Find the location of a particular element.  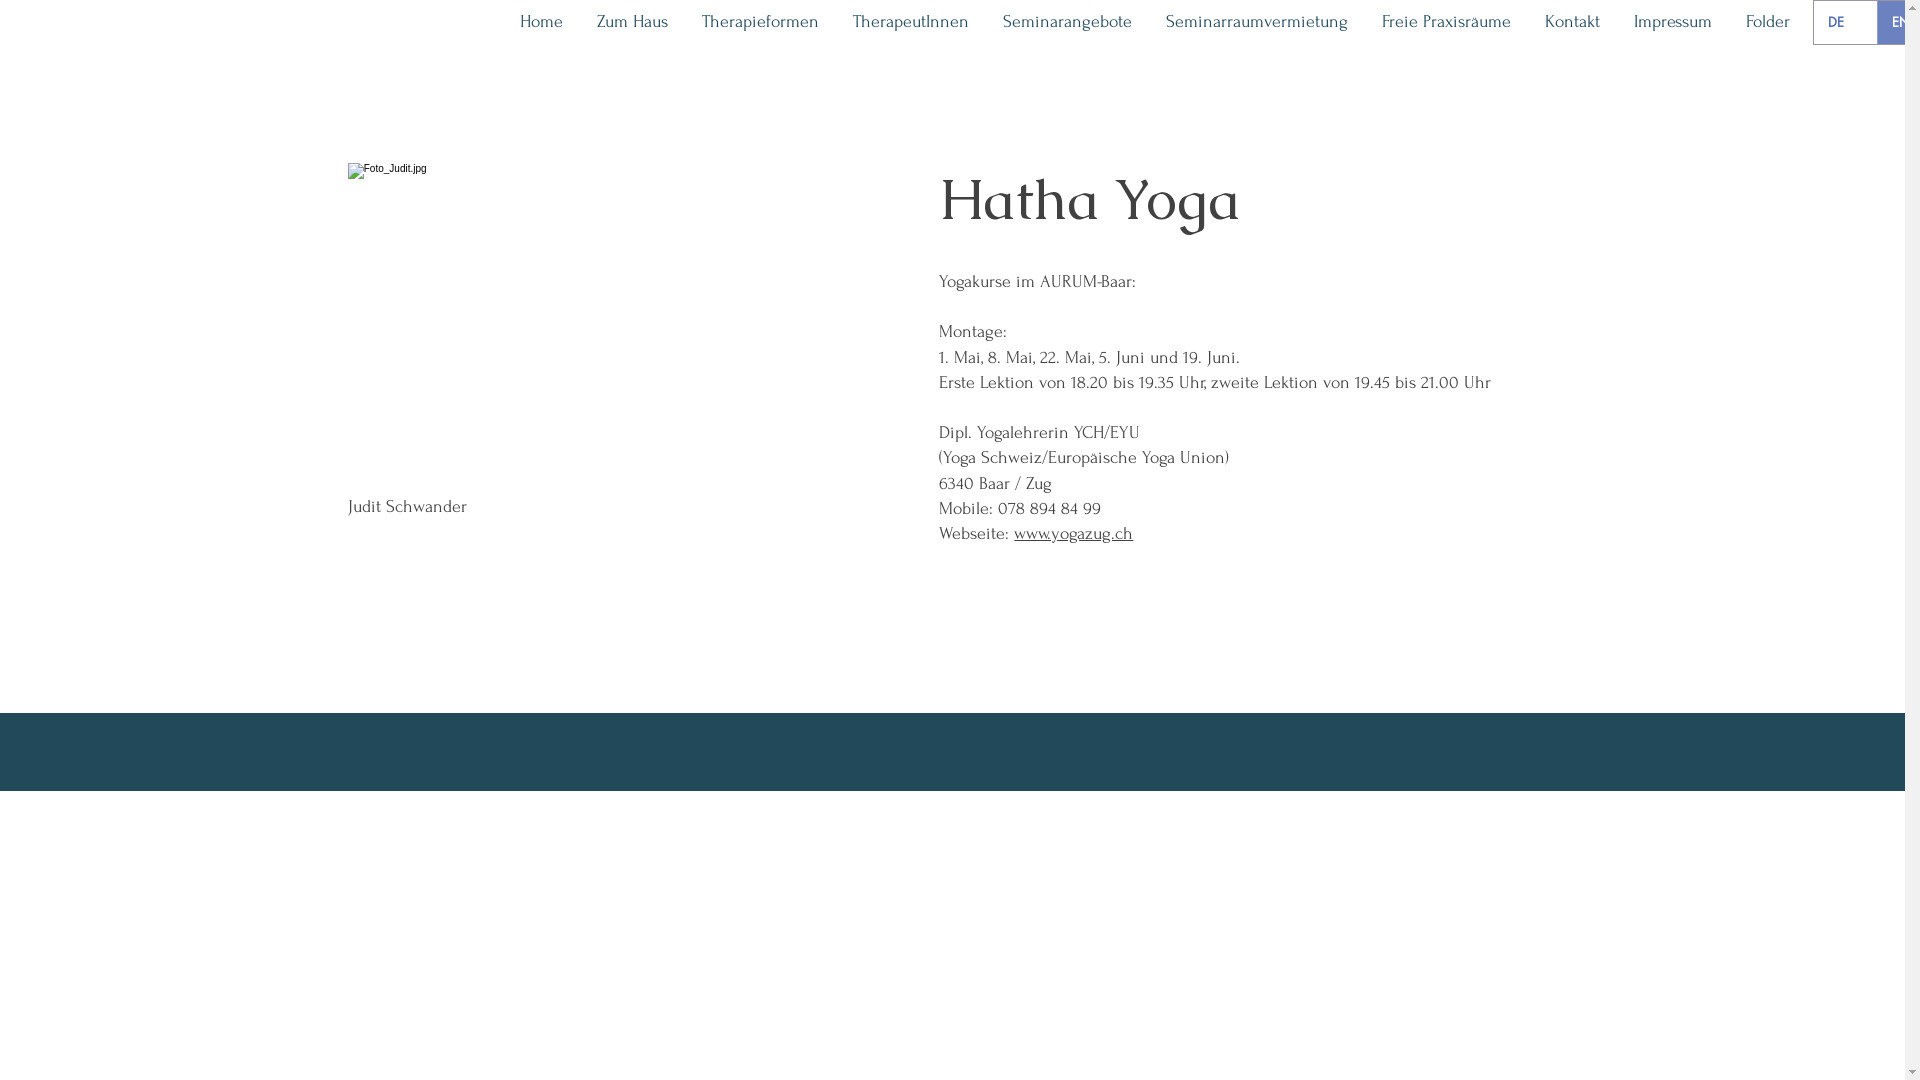

'www.yogazug.ch' is located at coordinates (1072, 532).